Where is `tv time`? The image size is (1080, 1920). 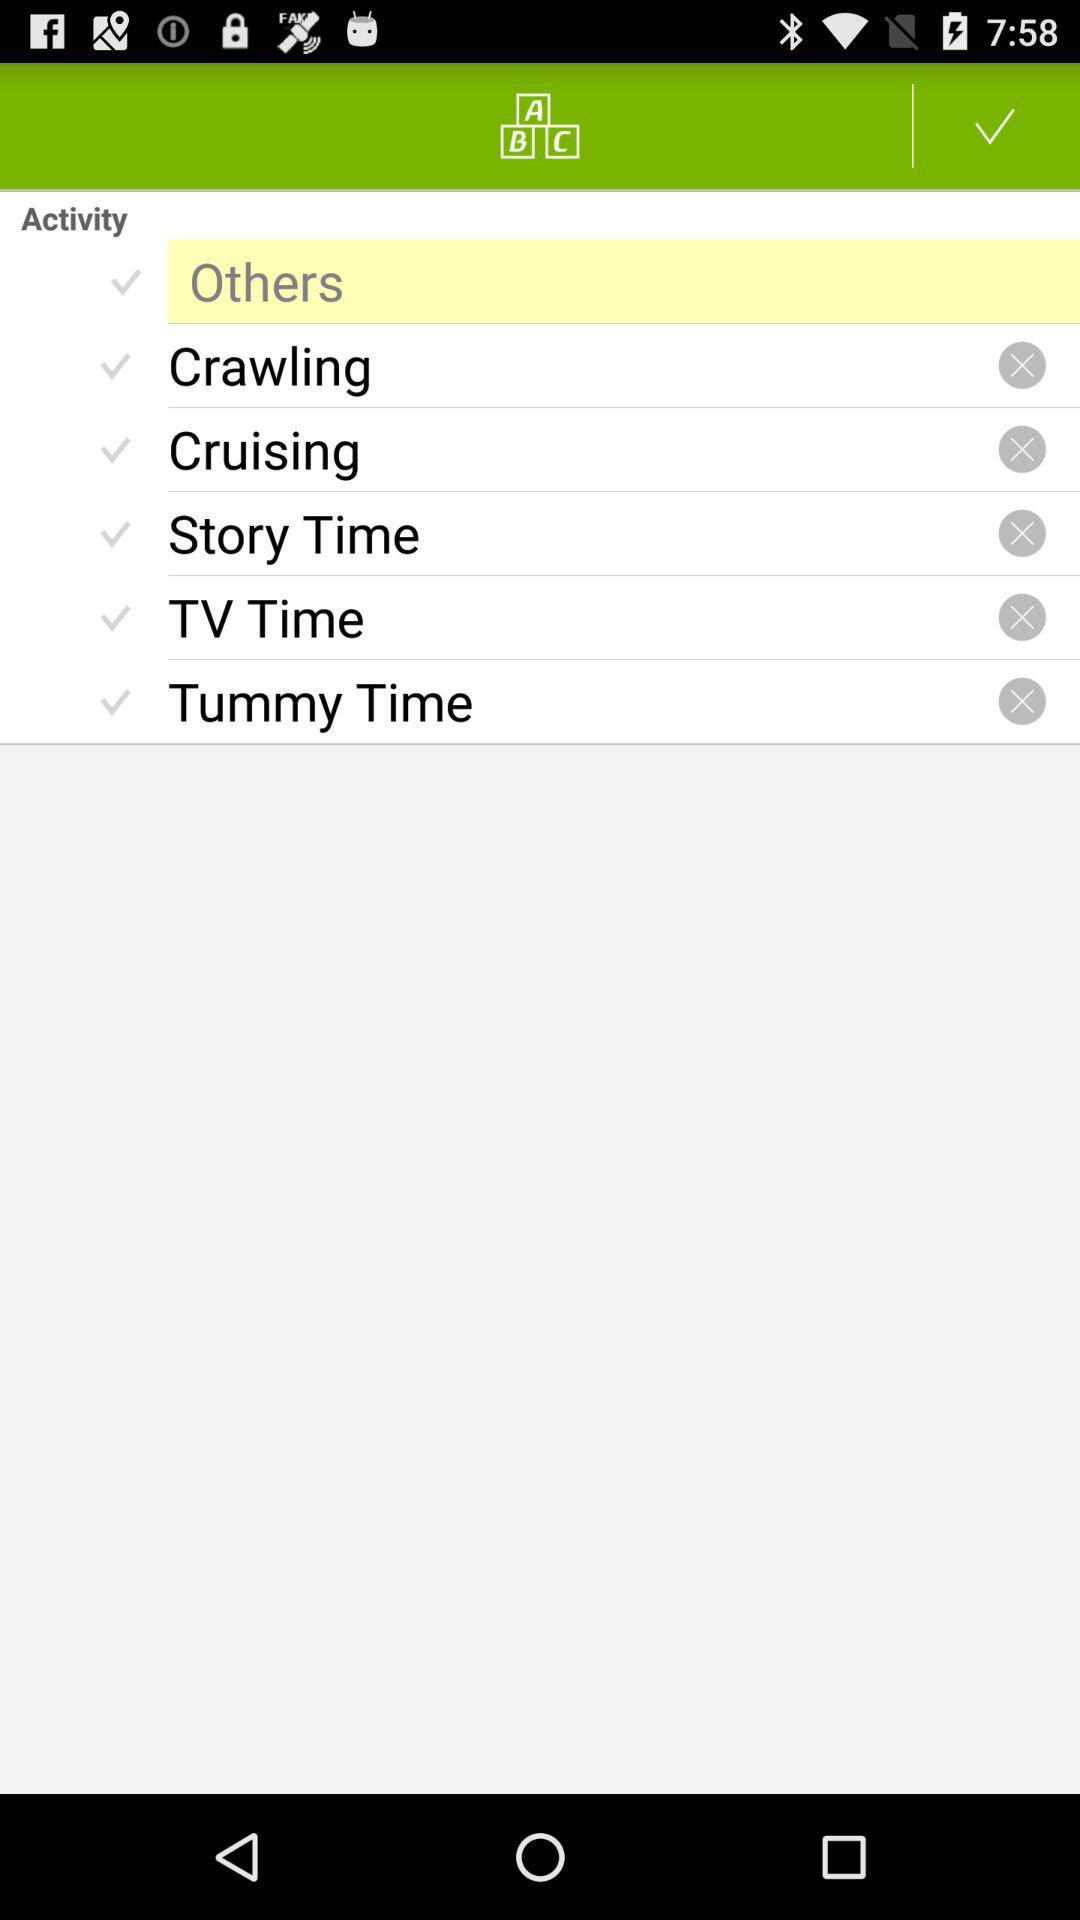
tv time is located at coordinates (1022, 616).